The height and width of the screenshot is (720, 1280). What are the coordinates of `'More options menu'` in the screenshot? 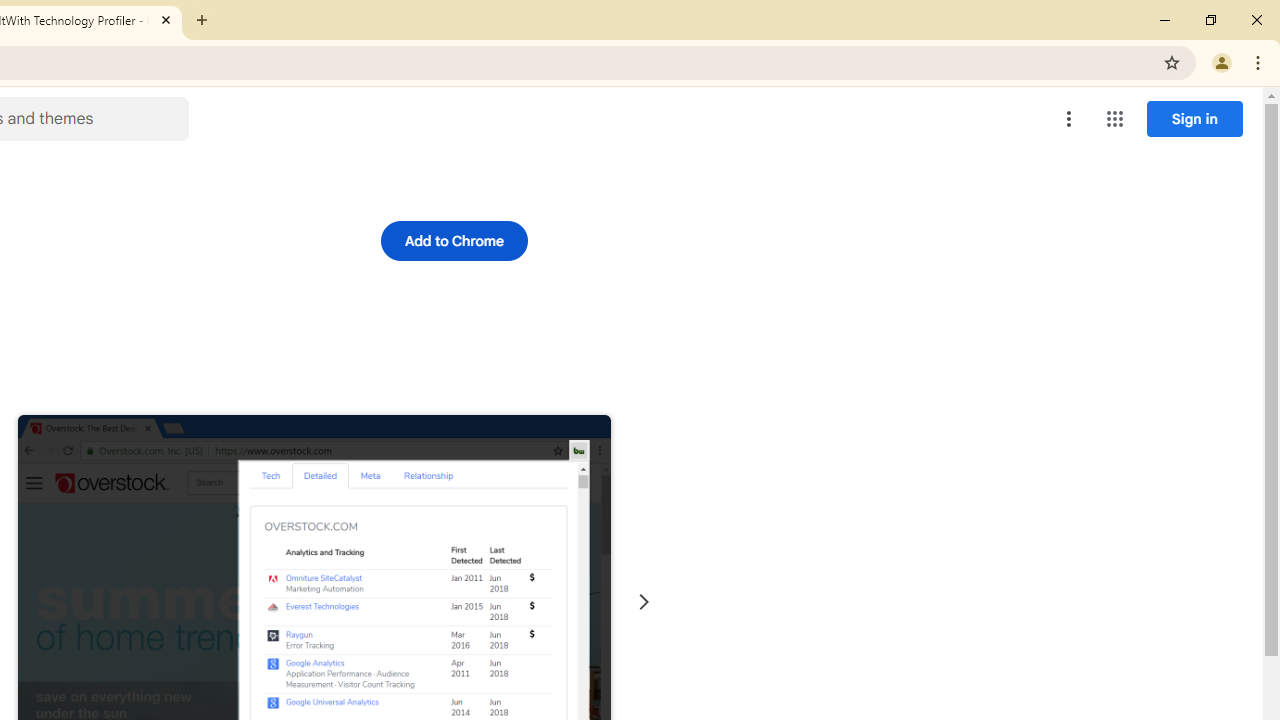 It's located at (1068, 119).